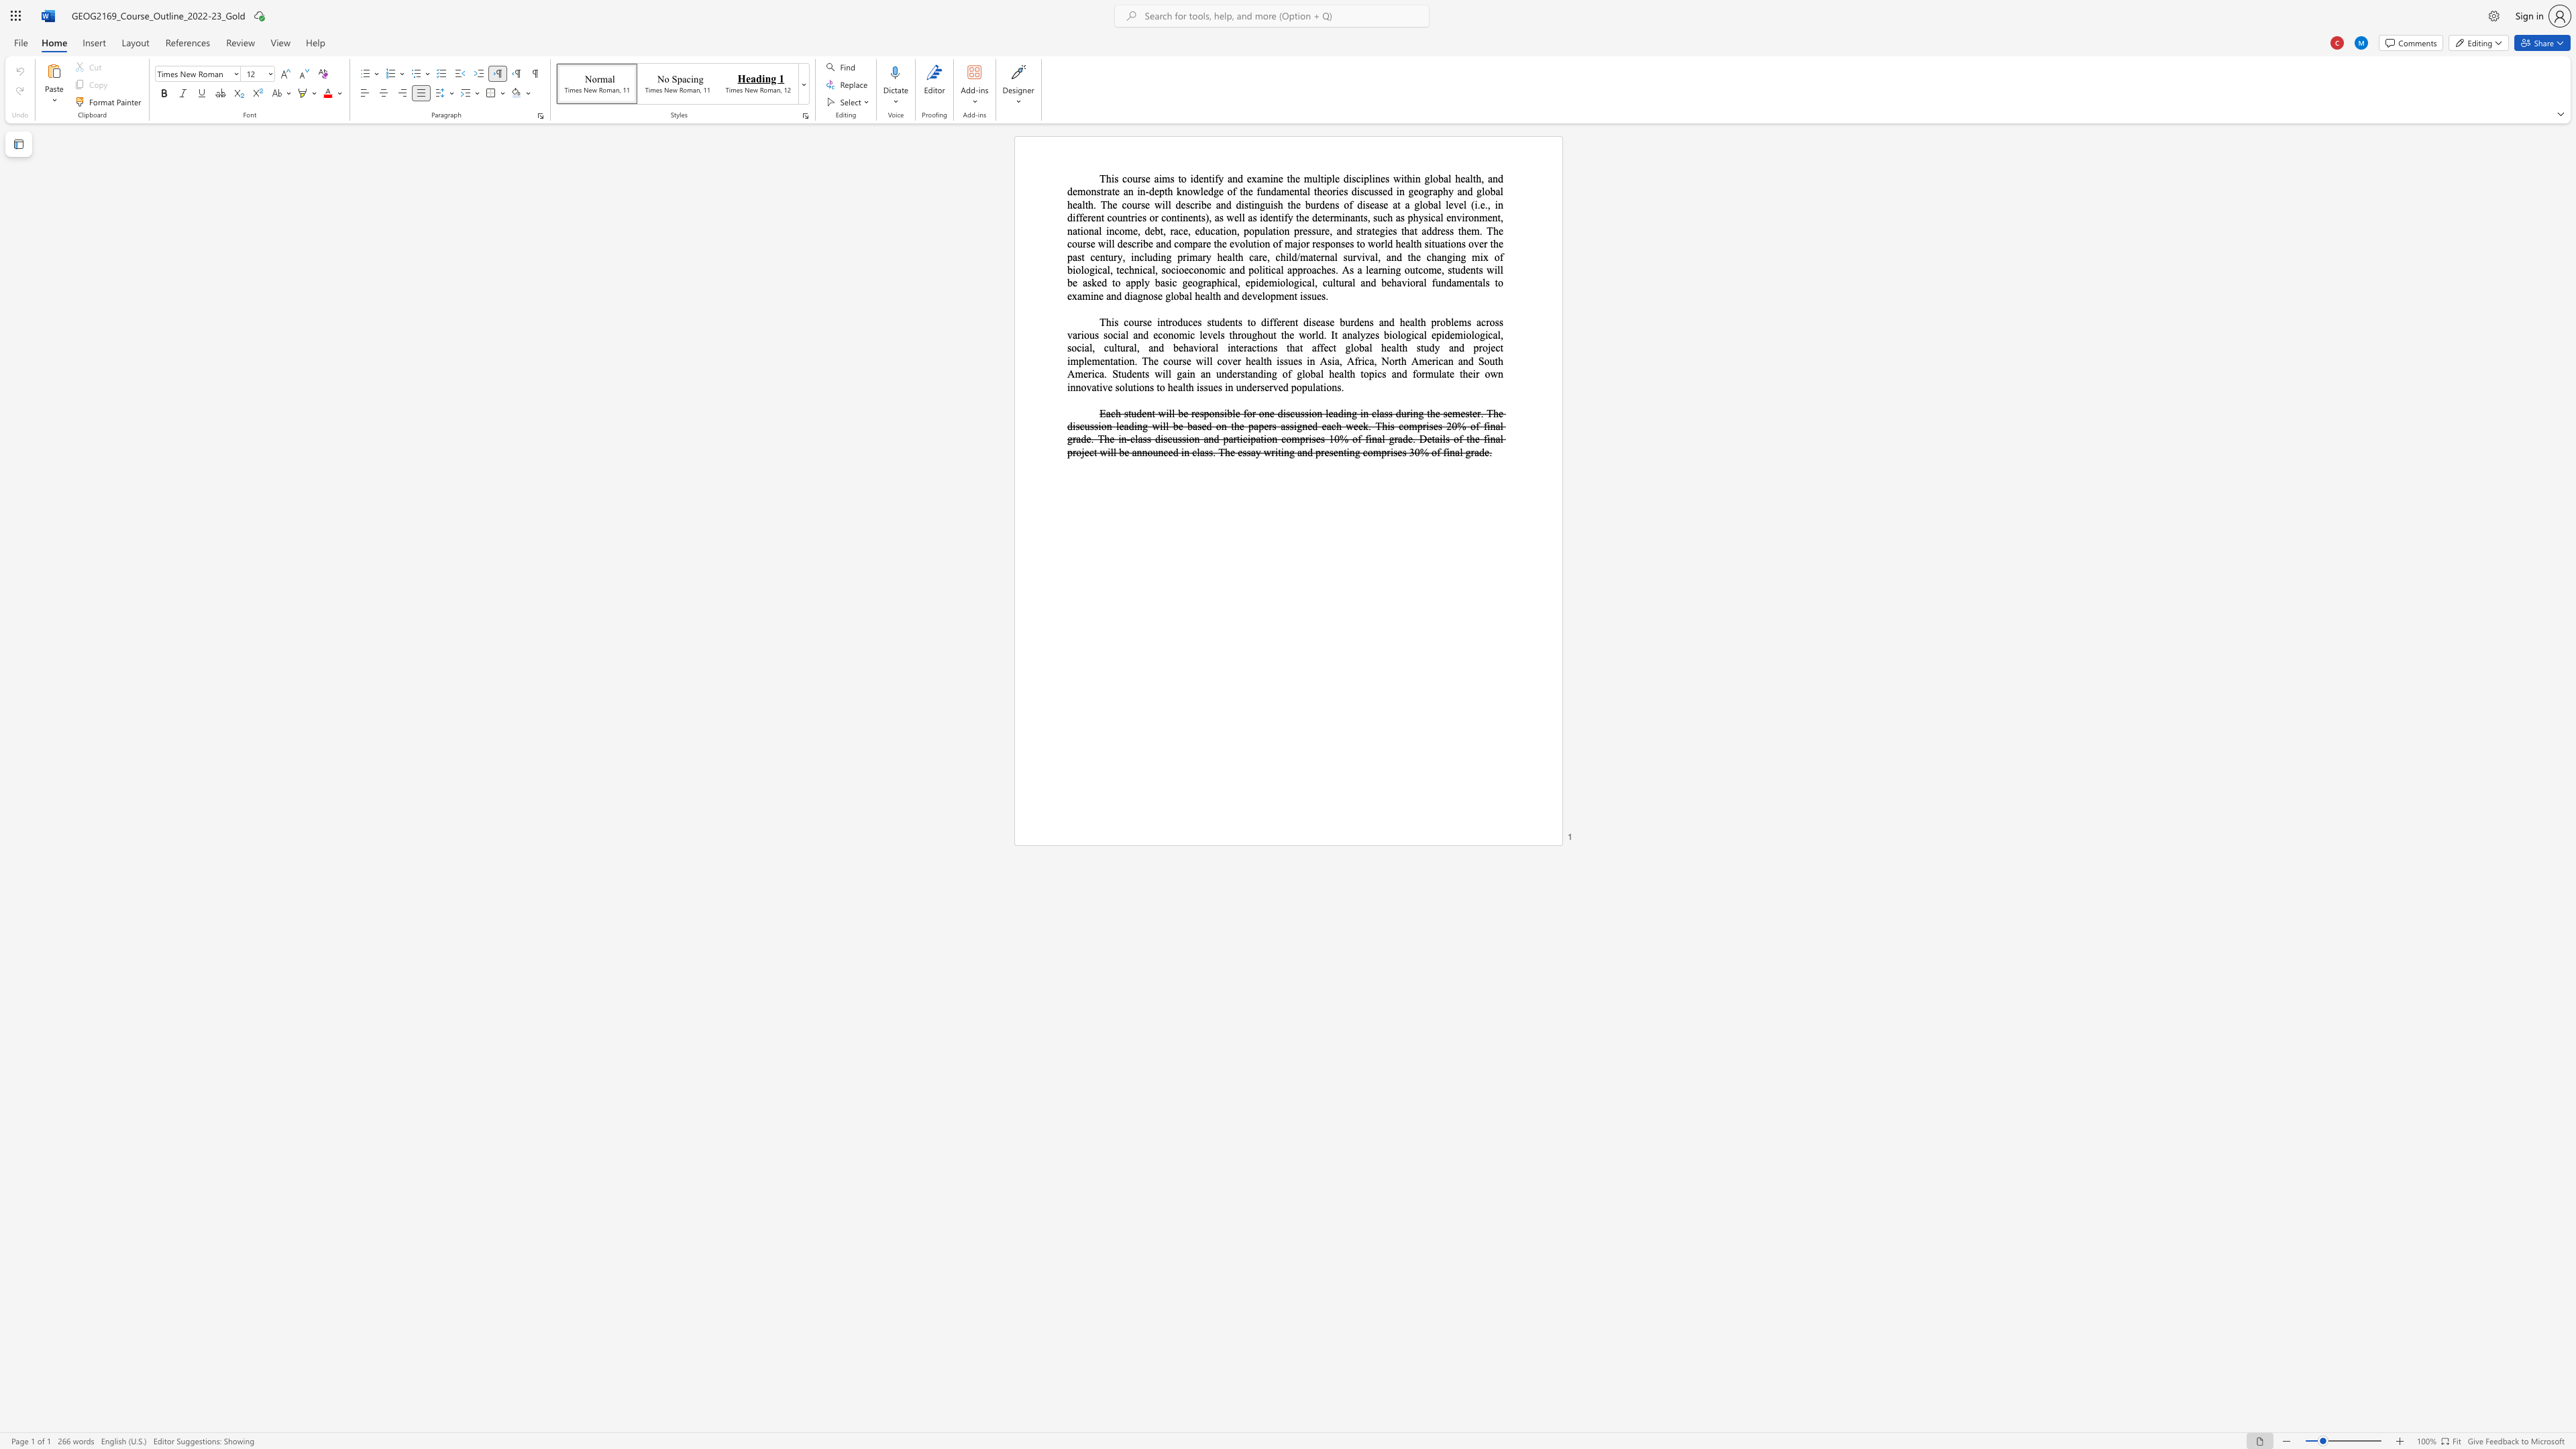  What do you see at coordinates (1280, 361) in the screenshot?
I see `the 20th character "s" in the text` at bounding box center [1280, 361].